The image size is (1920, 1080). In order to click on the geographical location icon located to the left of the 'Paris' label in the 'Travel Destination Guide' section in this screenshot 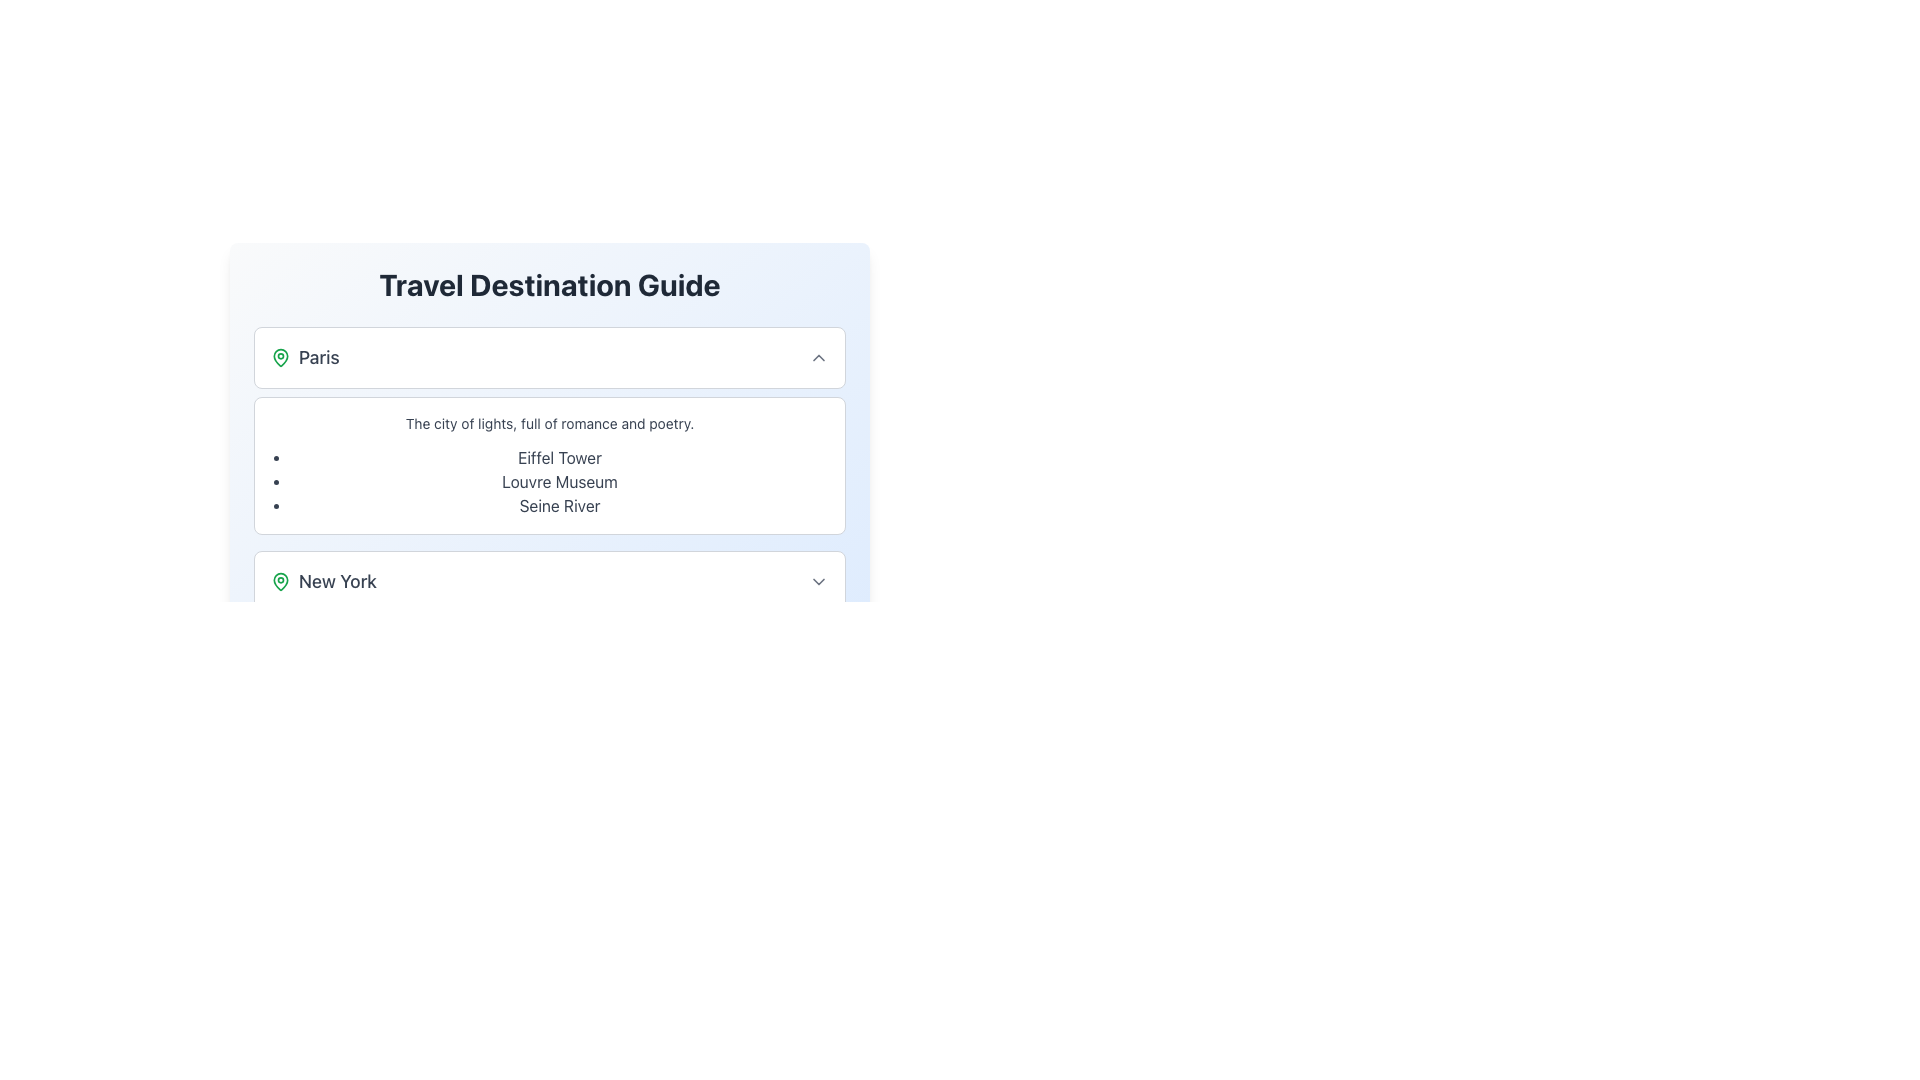, I will do `click(280, 357)`.